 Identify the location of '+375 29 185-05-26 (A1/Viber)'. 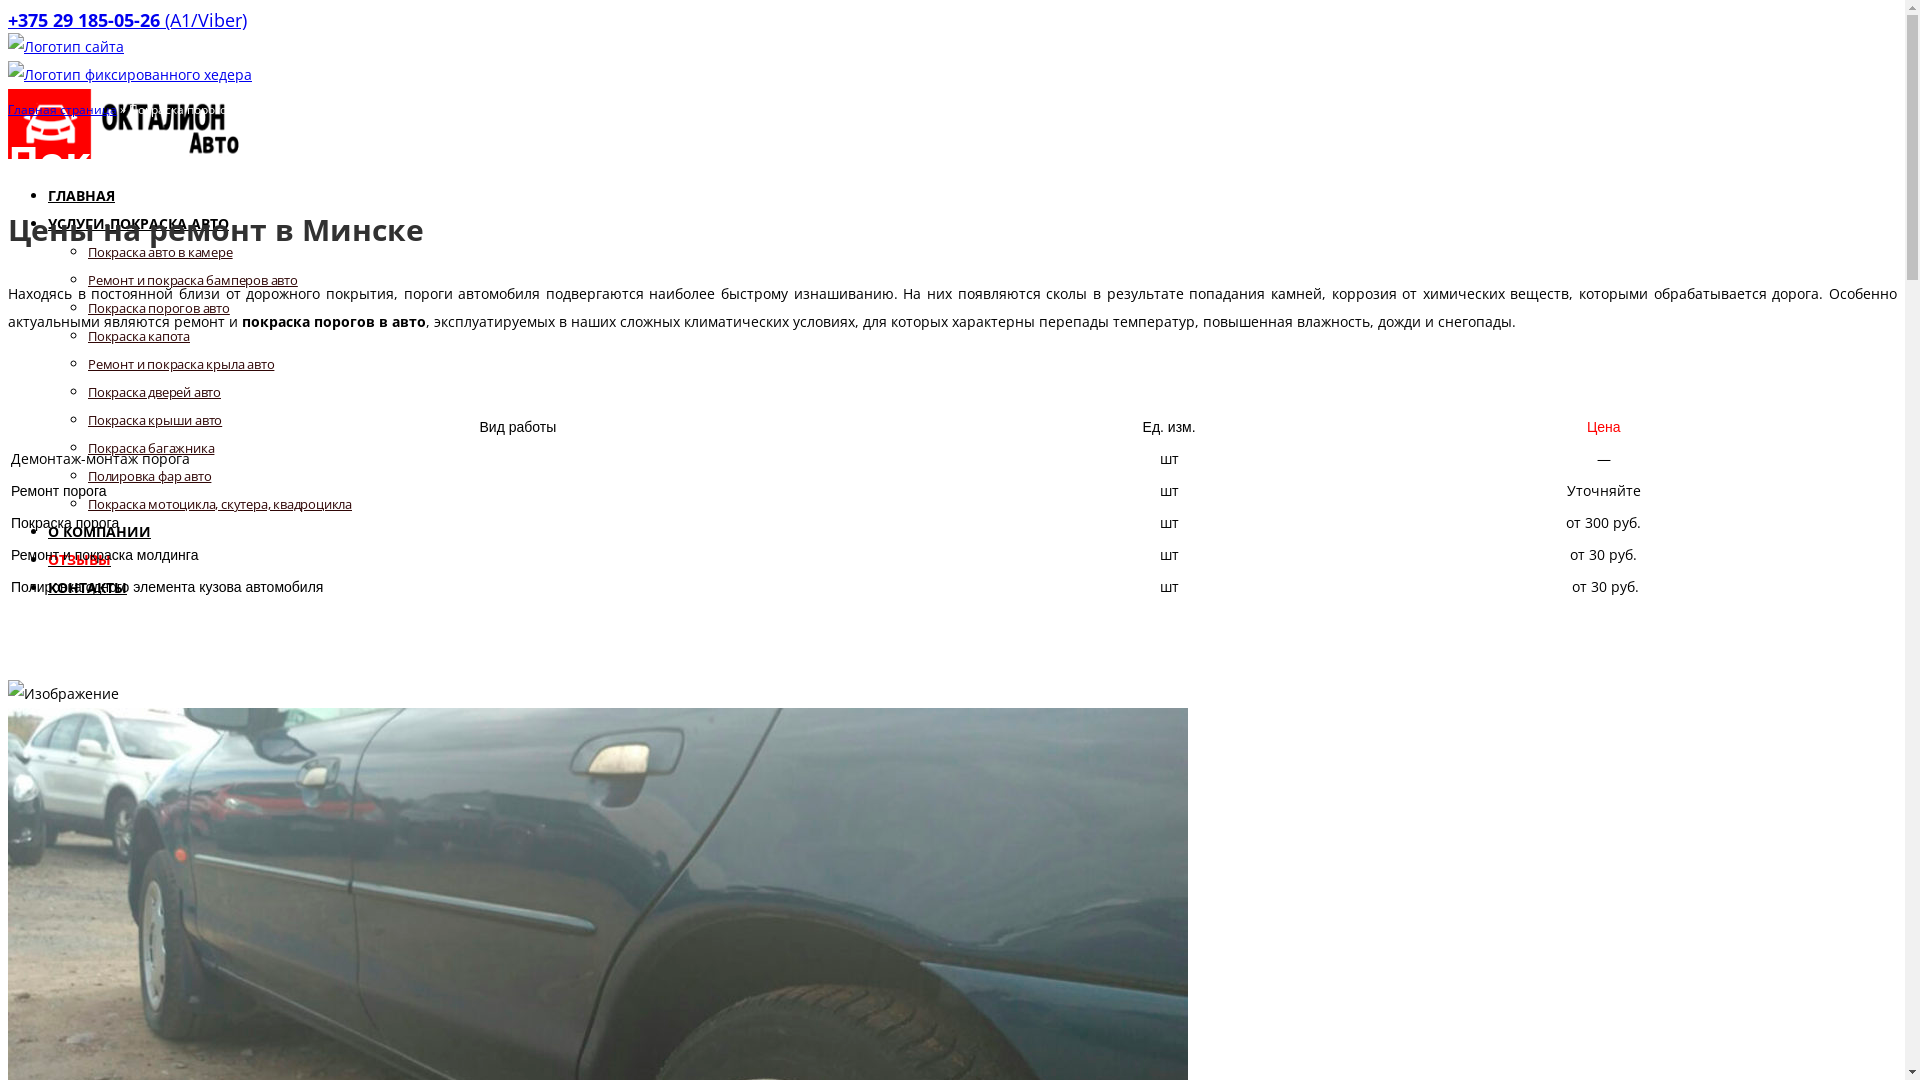
(126, 19).